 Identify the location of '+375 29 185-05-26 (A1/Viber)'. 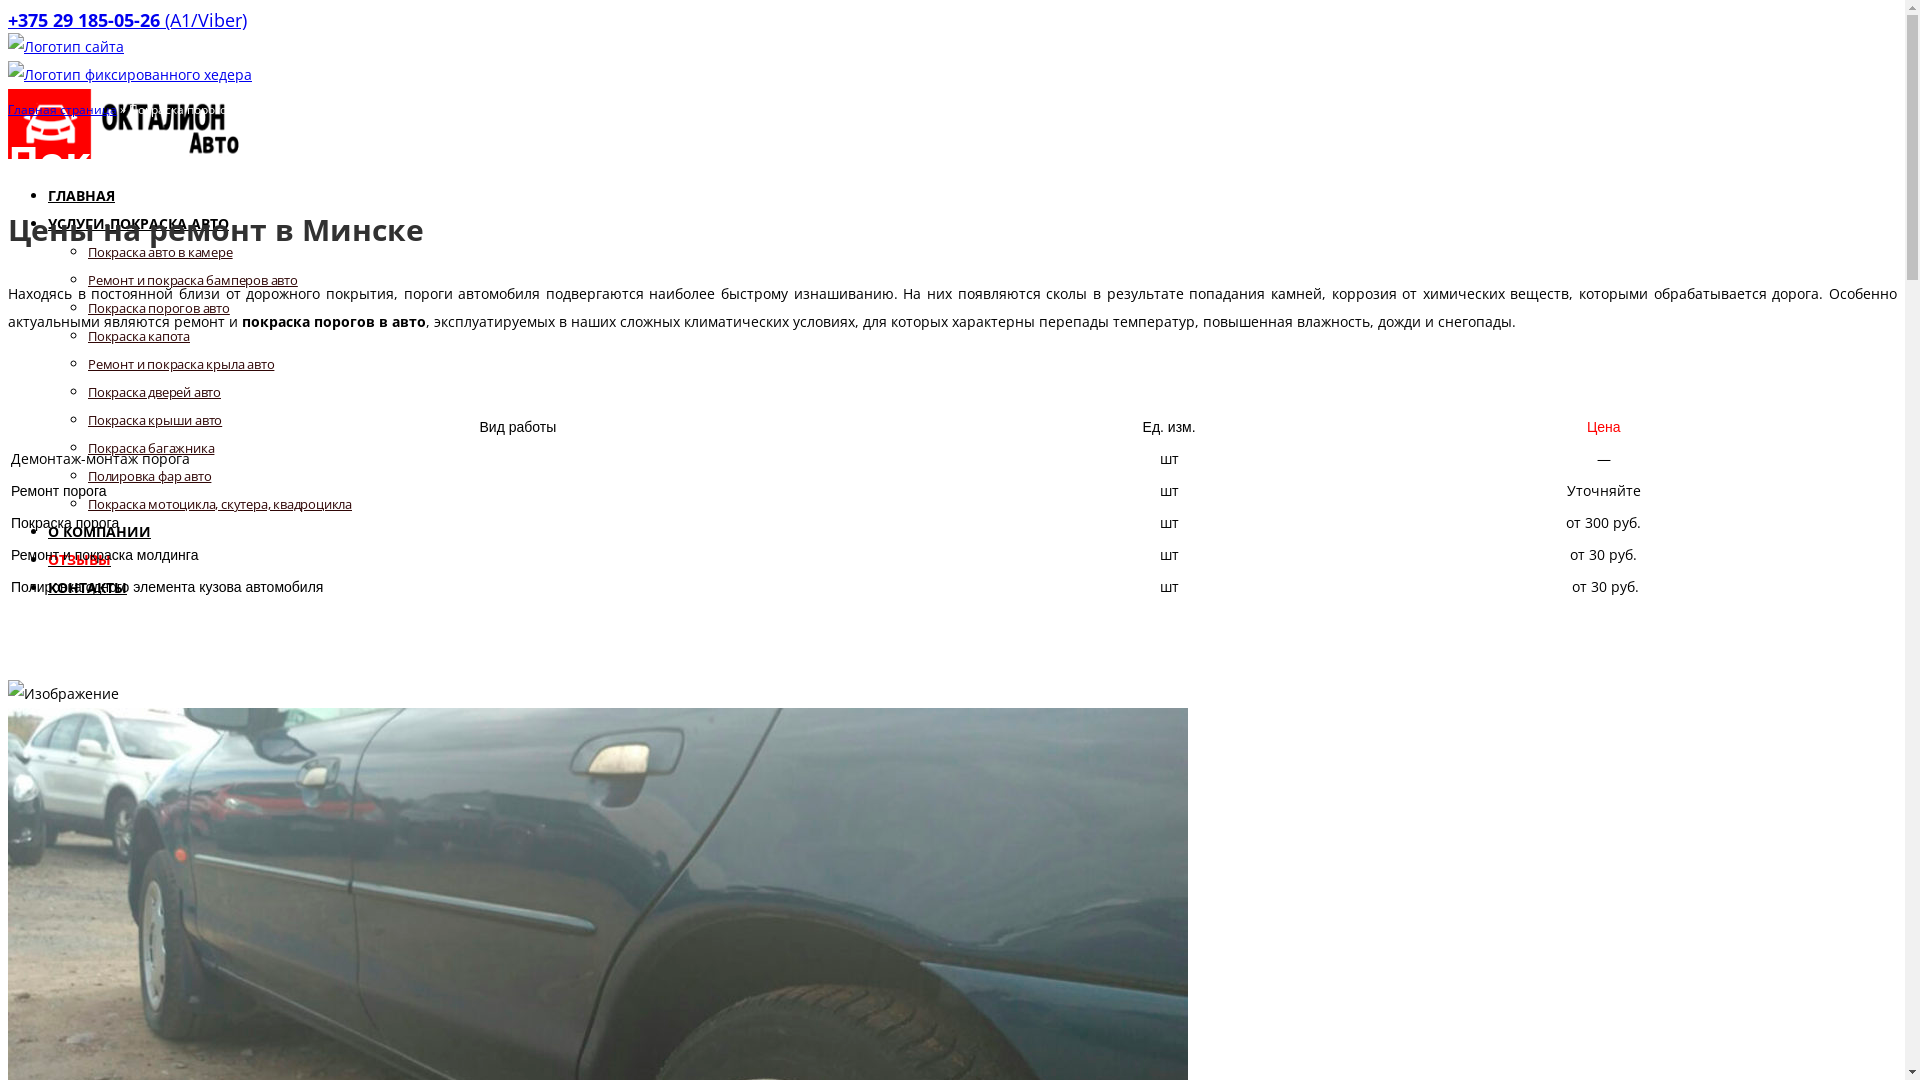
(126, 19).